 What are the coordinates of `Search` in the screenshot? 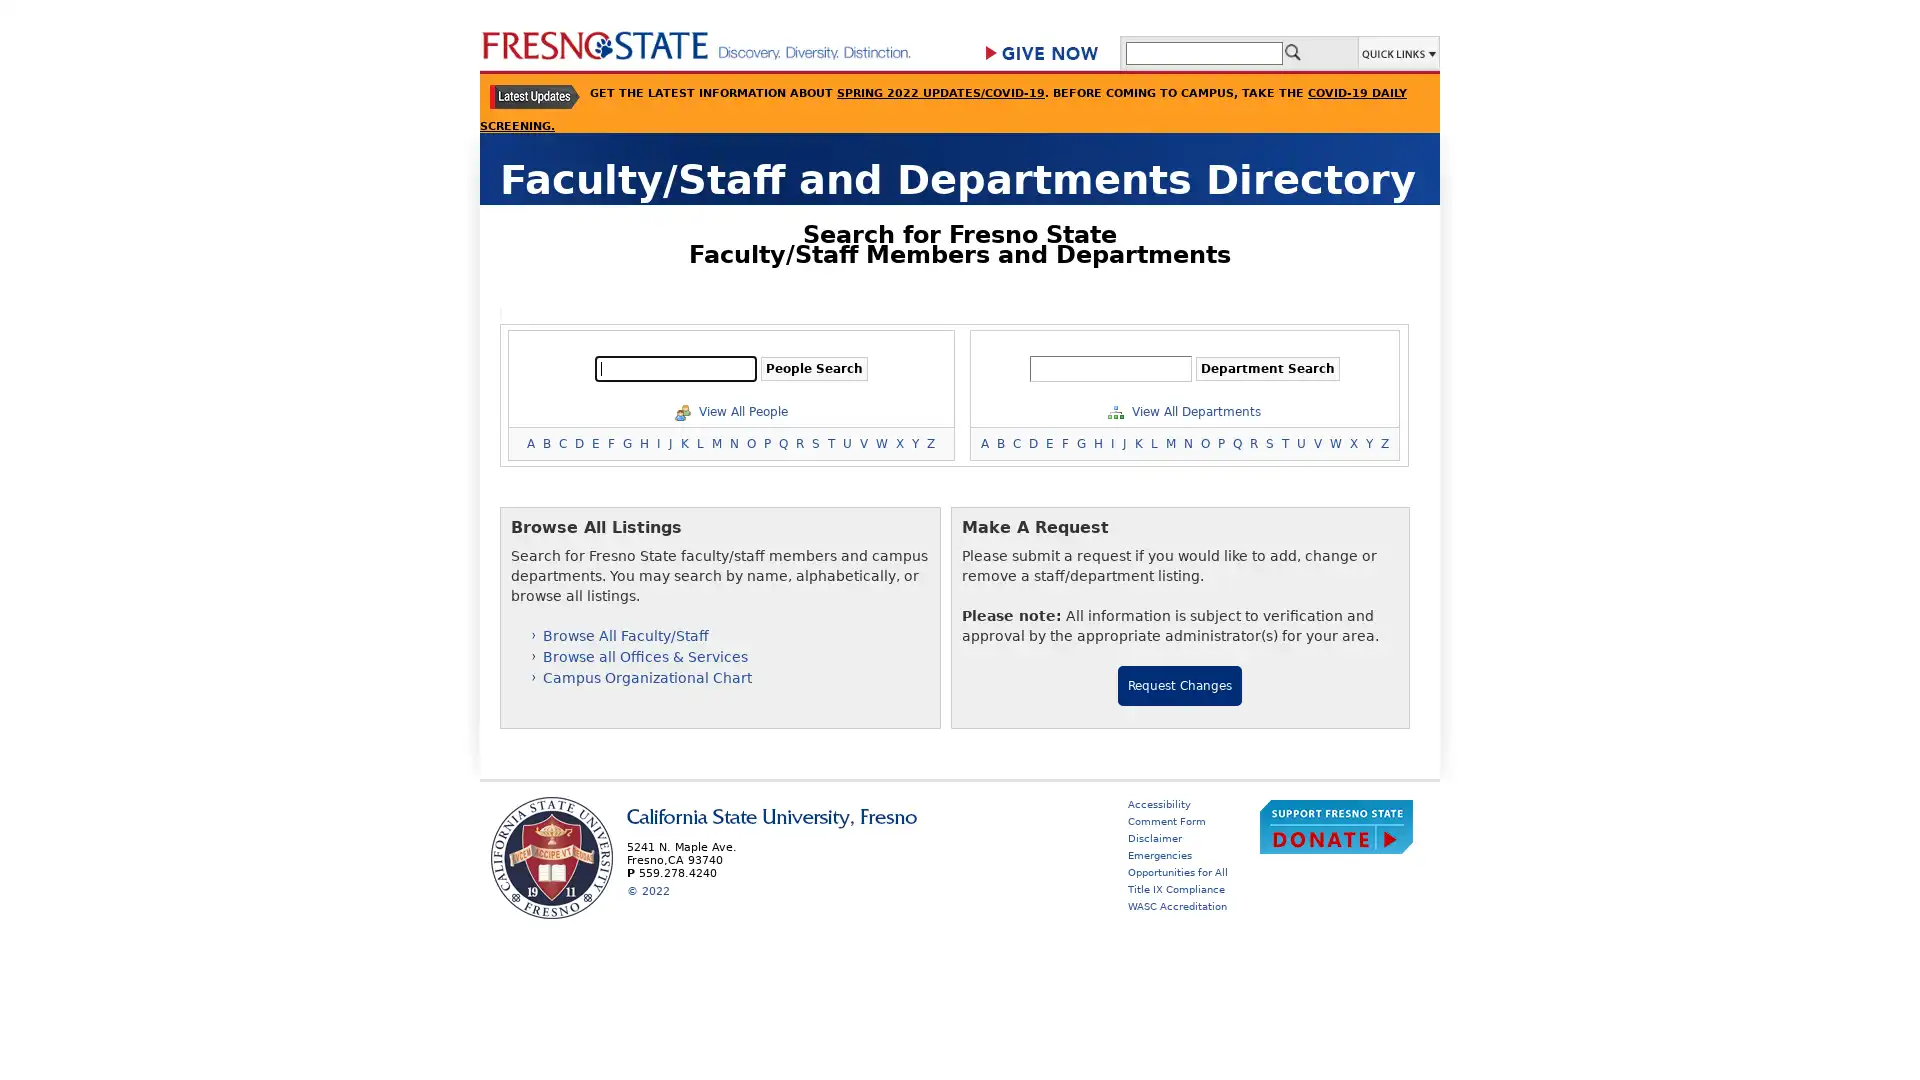 It's located at (1291, 50).